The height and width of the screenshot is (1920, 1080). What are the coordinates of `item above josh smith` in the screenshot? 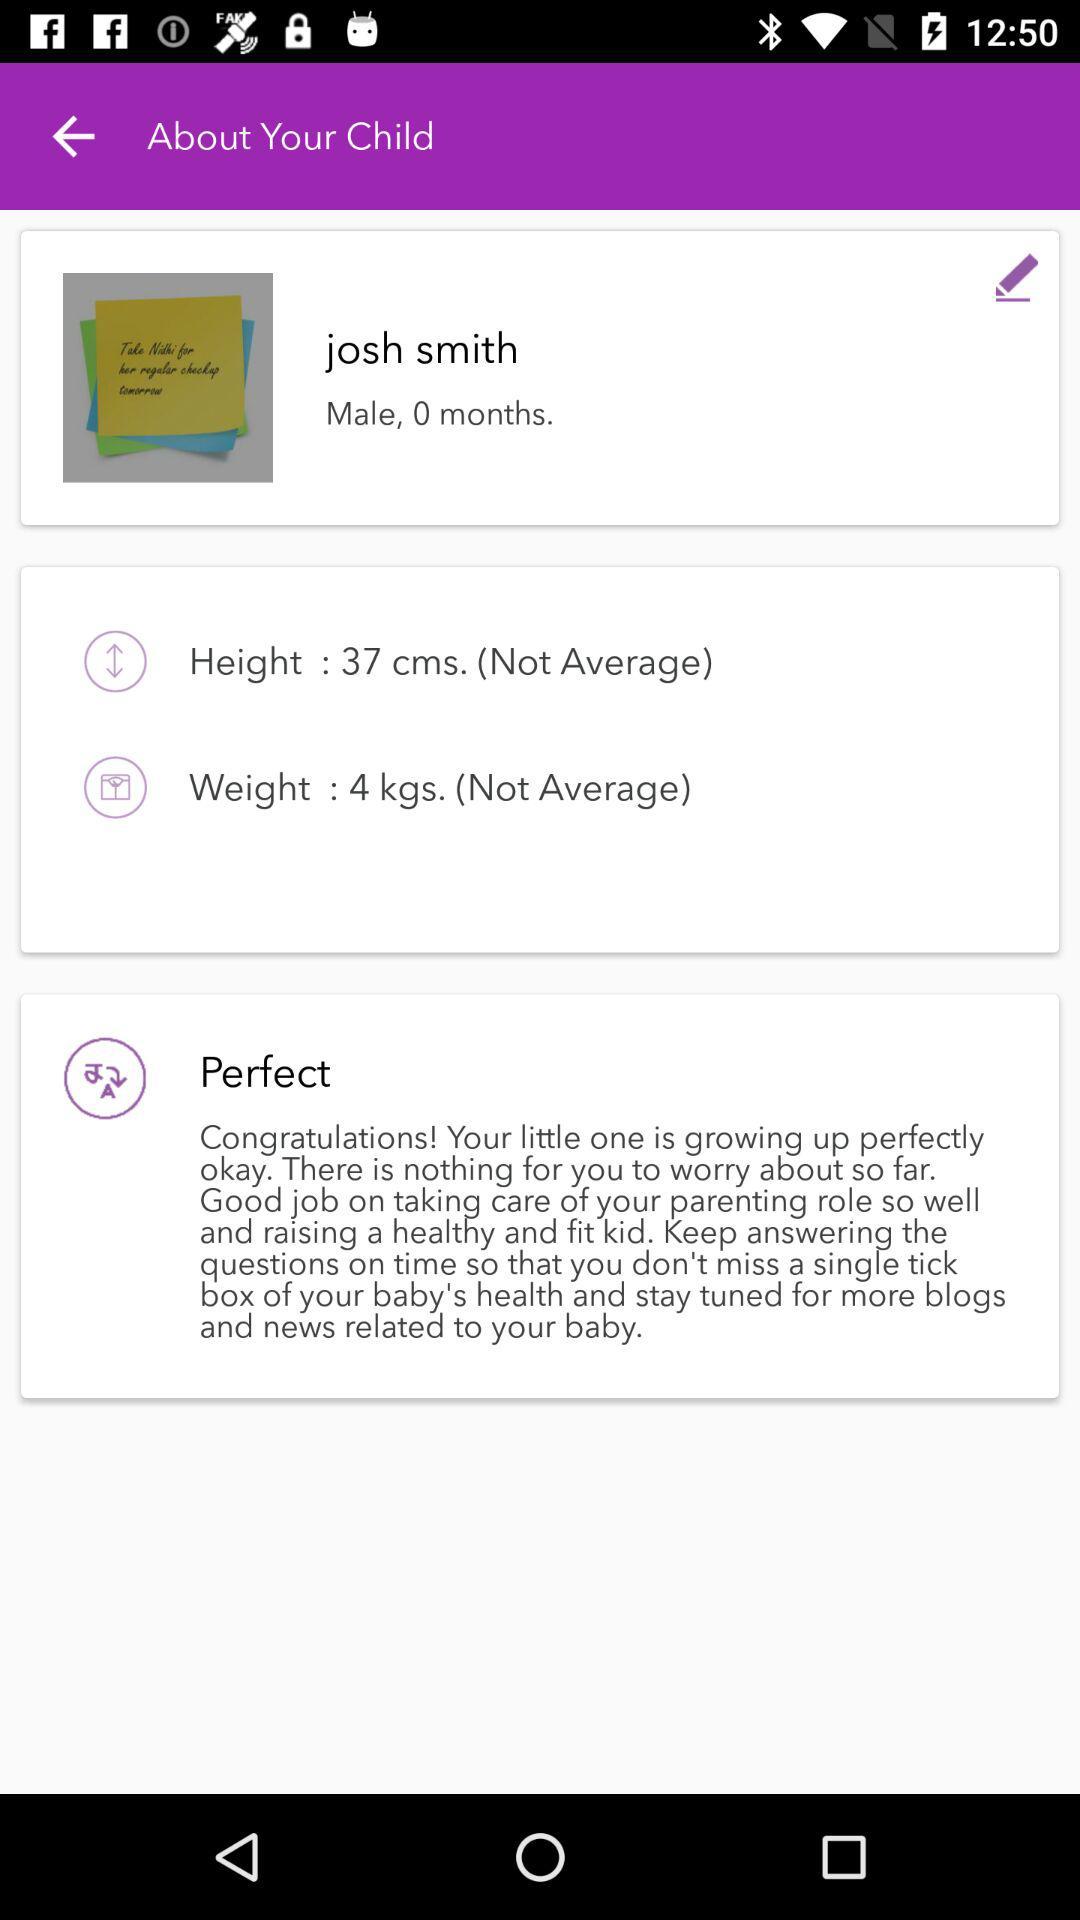 It's located at (1017, 272).